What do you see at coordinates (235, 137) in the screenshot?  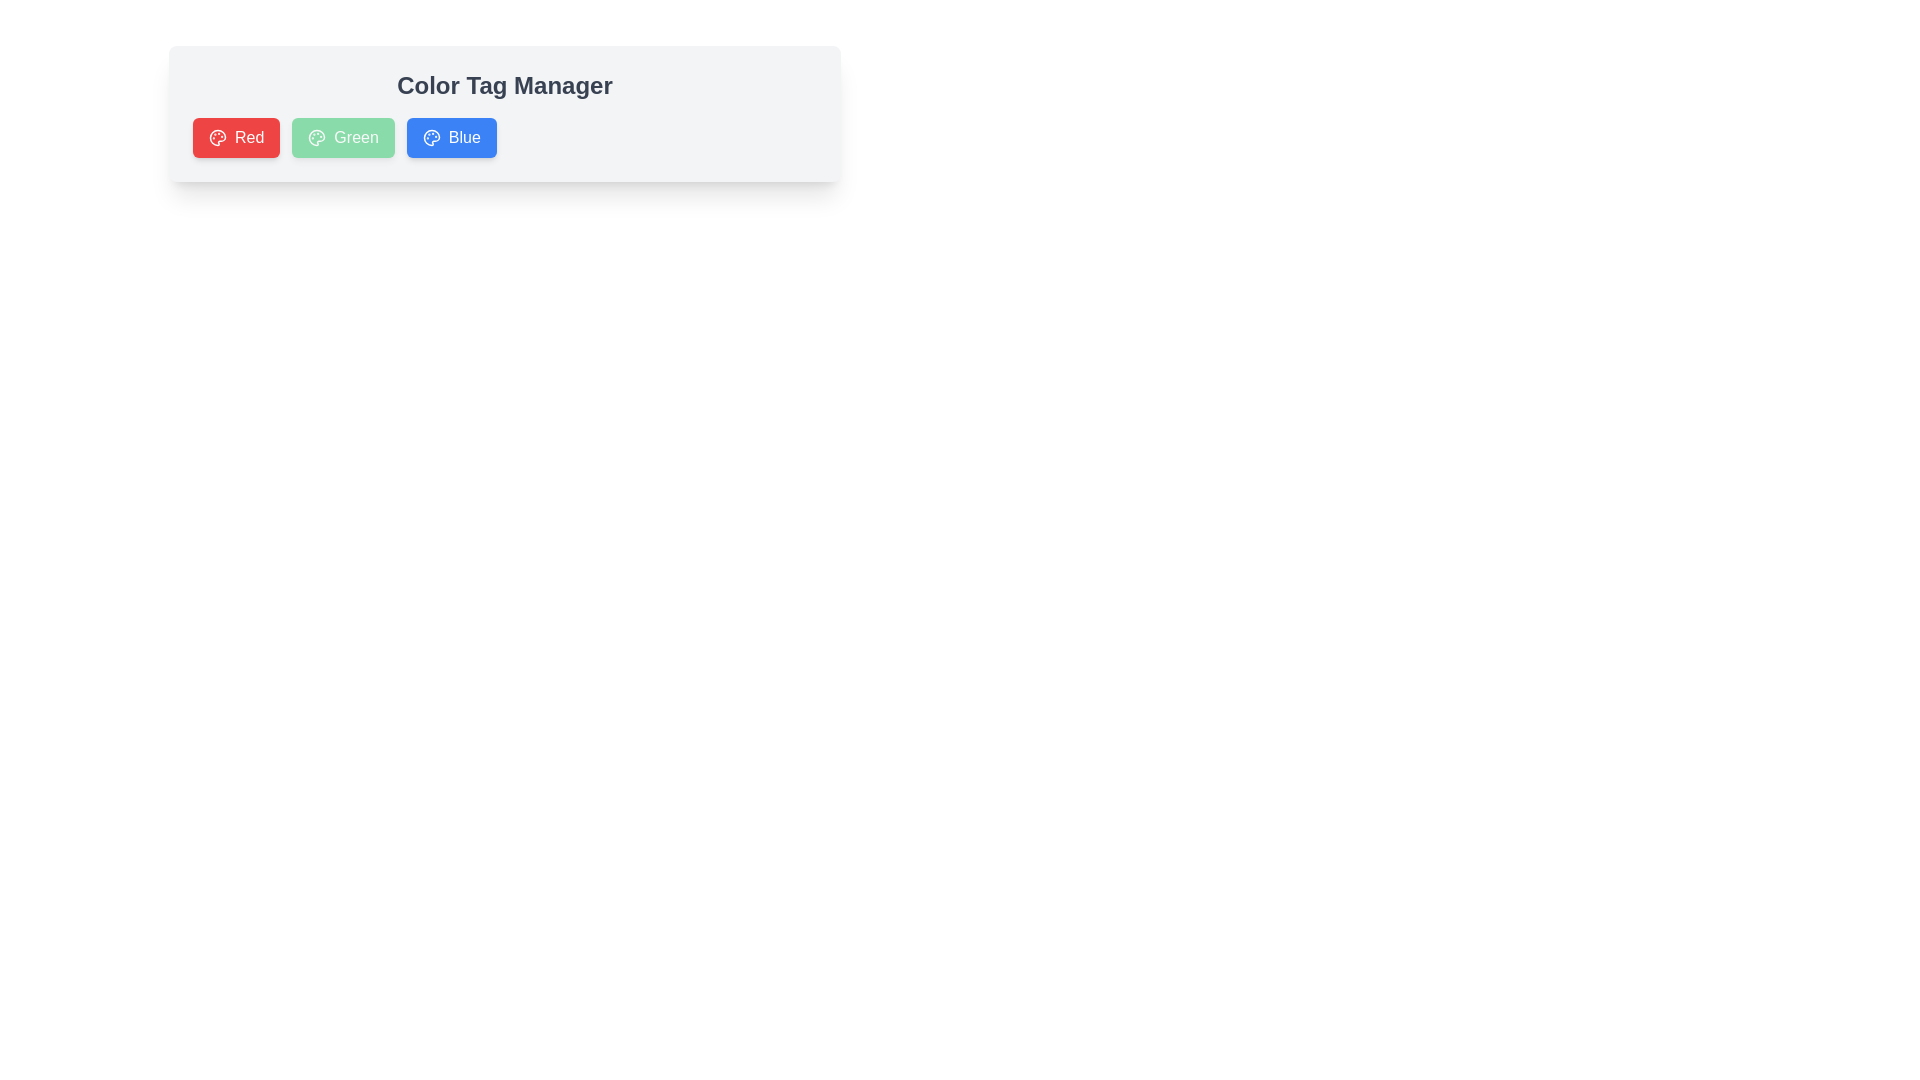 I see `the button labeled Red to observe its hover effect` at bounding box center [235, 137].